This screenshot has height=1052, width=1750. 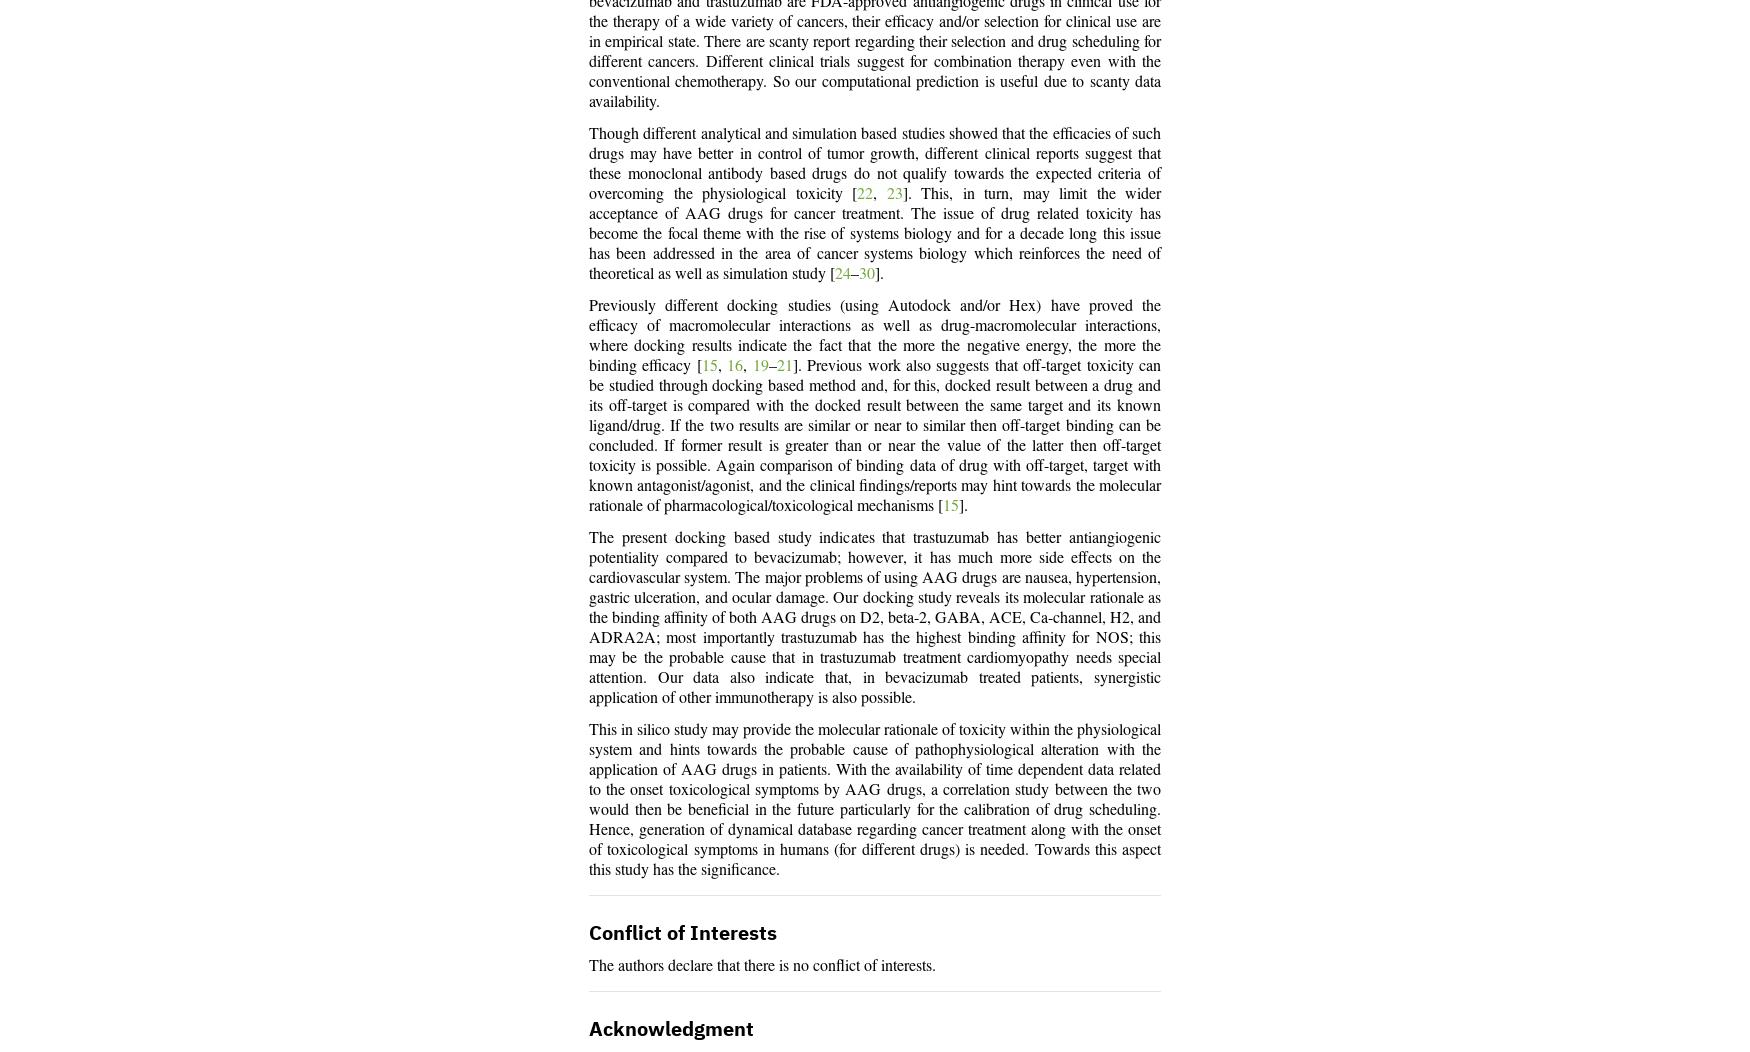 What do you see at coordinates (875, 234) in the screenshot?
I see `']. This, in turn, may limit the wider acceptance of AAG drugs for cancer treatment. The issue of drug related toxicity has become the focal theme with the rise of systems biology and for a decade long this issue has been addressed in the area of cancer systems biology which reinforces the need of theoretical as well as simulation study ['` at bounding box center [875, 234].